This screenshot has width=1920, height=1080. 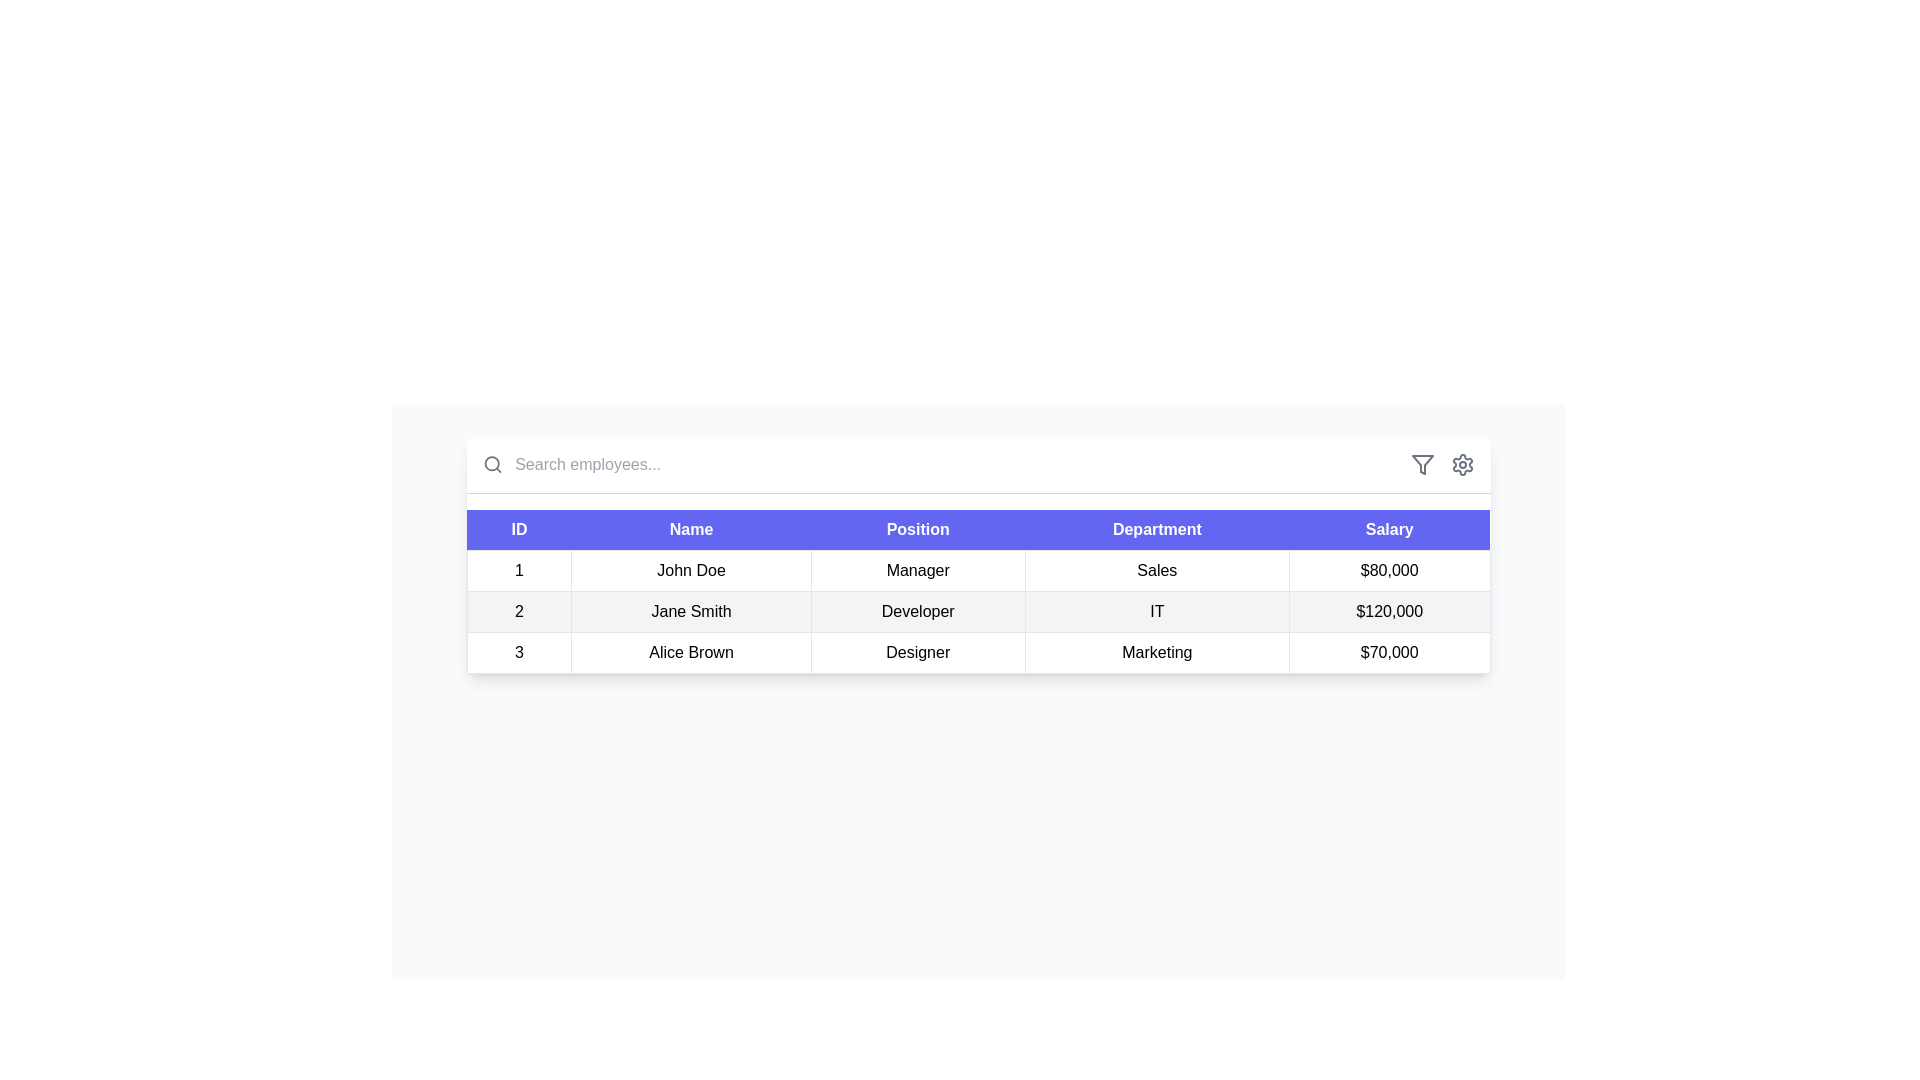 What do you see at coordinates (978, 570) in the screenshot?
I see `on the first row of the employee data table` at bounding box center [978, 570].